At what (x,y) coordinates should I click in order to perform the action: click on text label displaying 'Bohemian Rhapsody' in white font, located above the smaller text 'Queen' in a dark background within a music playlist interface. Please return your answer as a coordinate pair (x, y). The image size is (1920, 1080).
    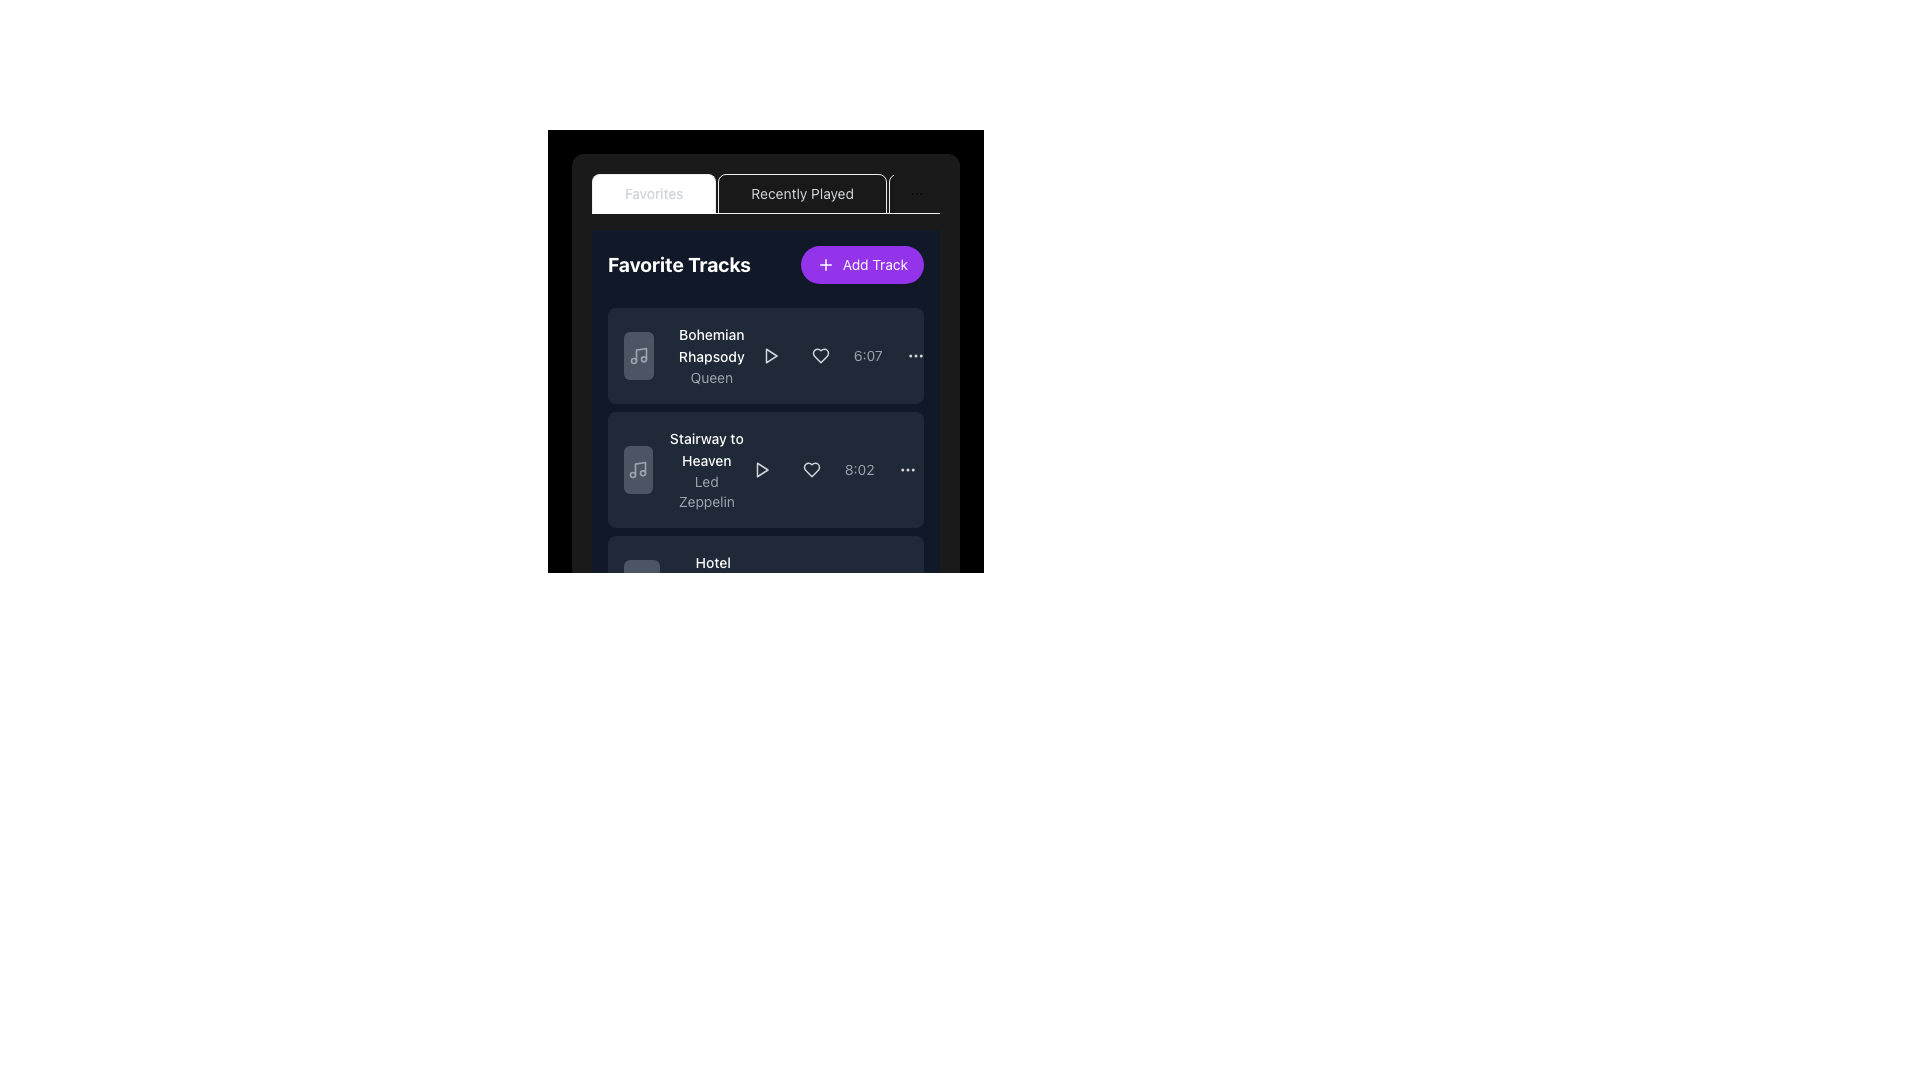
    Looking at the image, I should click on (711, 345).